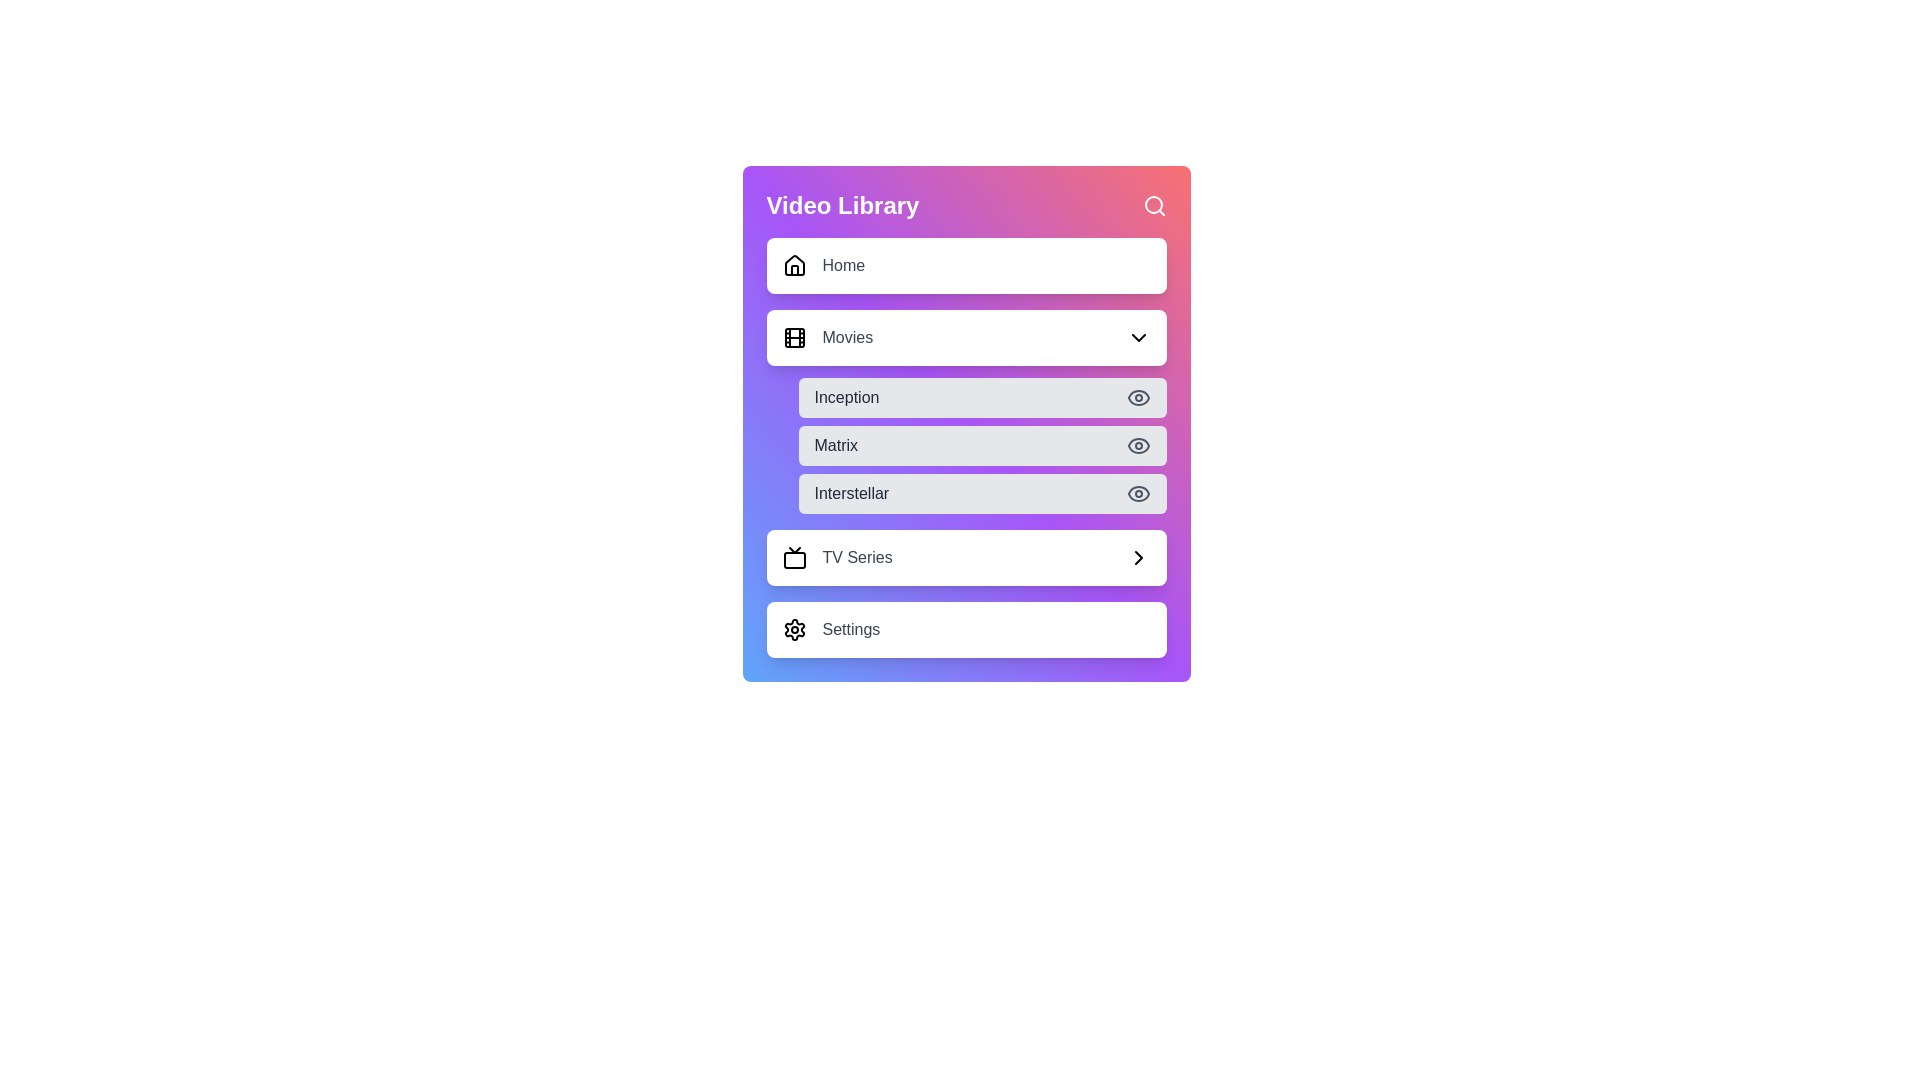  I want to click on the dropdown options group for movies, which includes the titles 'Inception', 'Matrix', and 'Interstellar', so click(966, 411).